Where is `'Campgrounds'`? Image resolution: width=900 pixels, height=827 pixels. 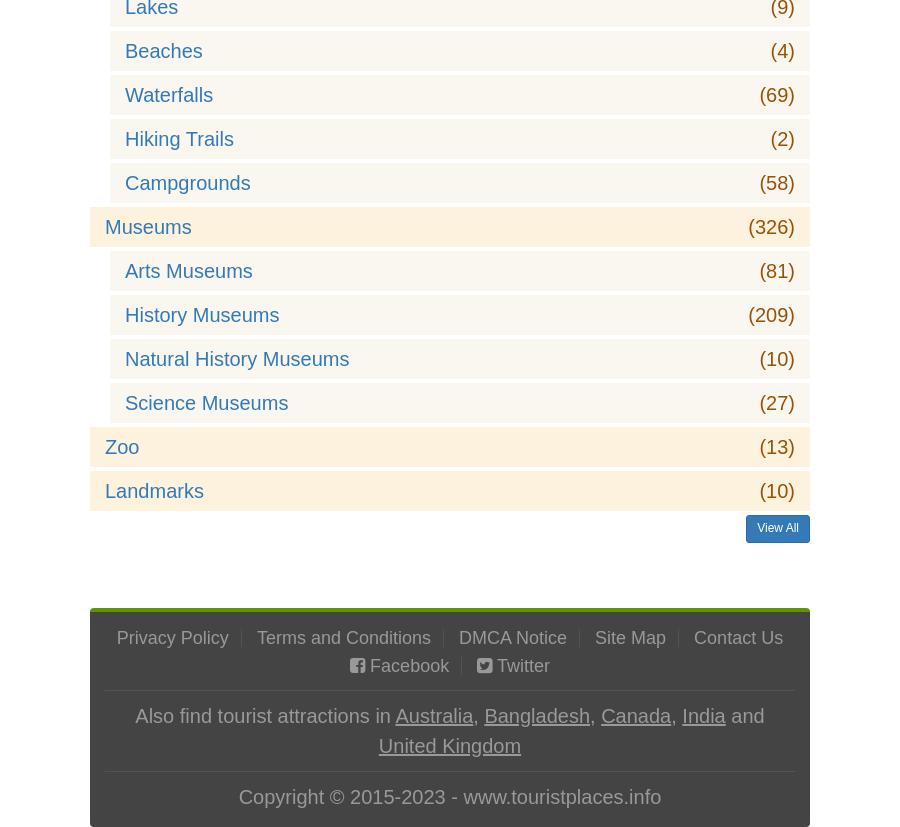
'Campgrounds' is located at coordinates (187, 182).